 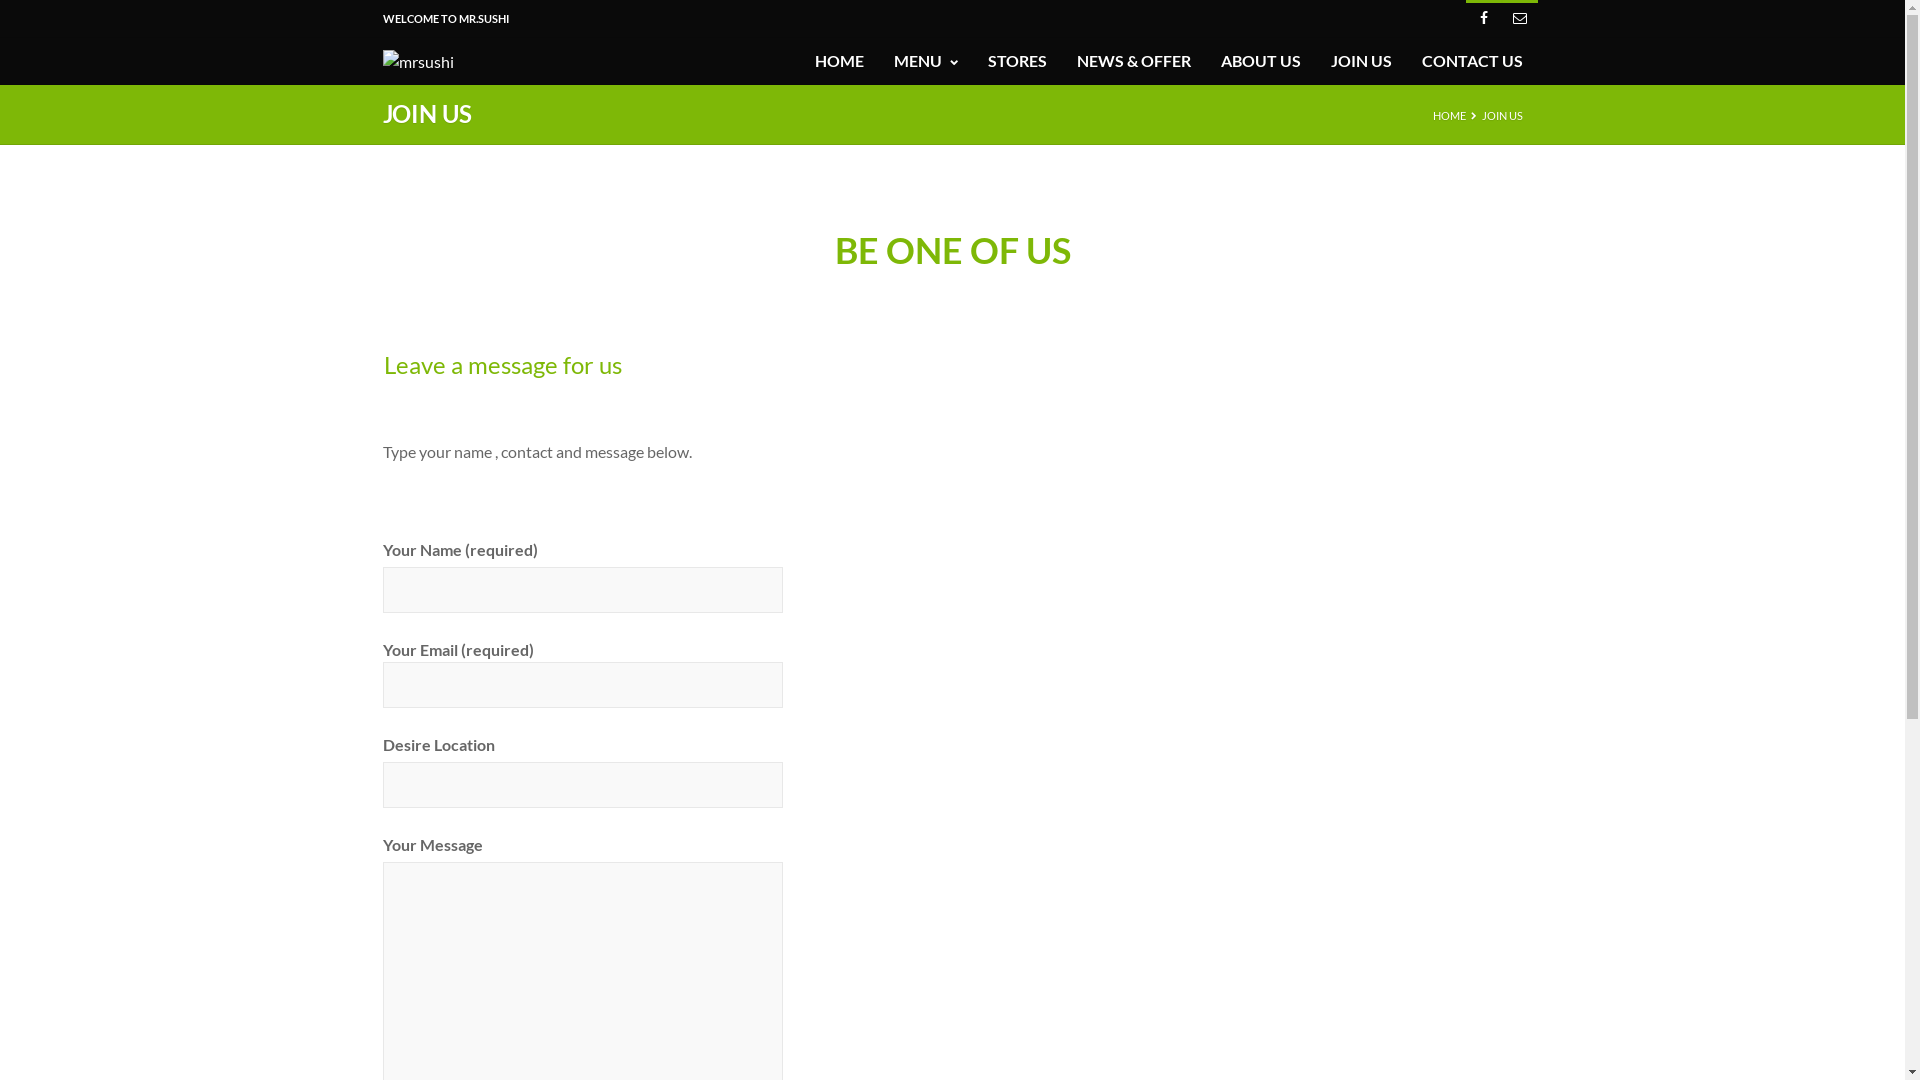 I want to click on 'STORES', so click(x=1017, y=59).